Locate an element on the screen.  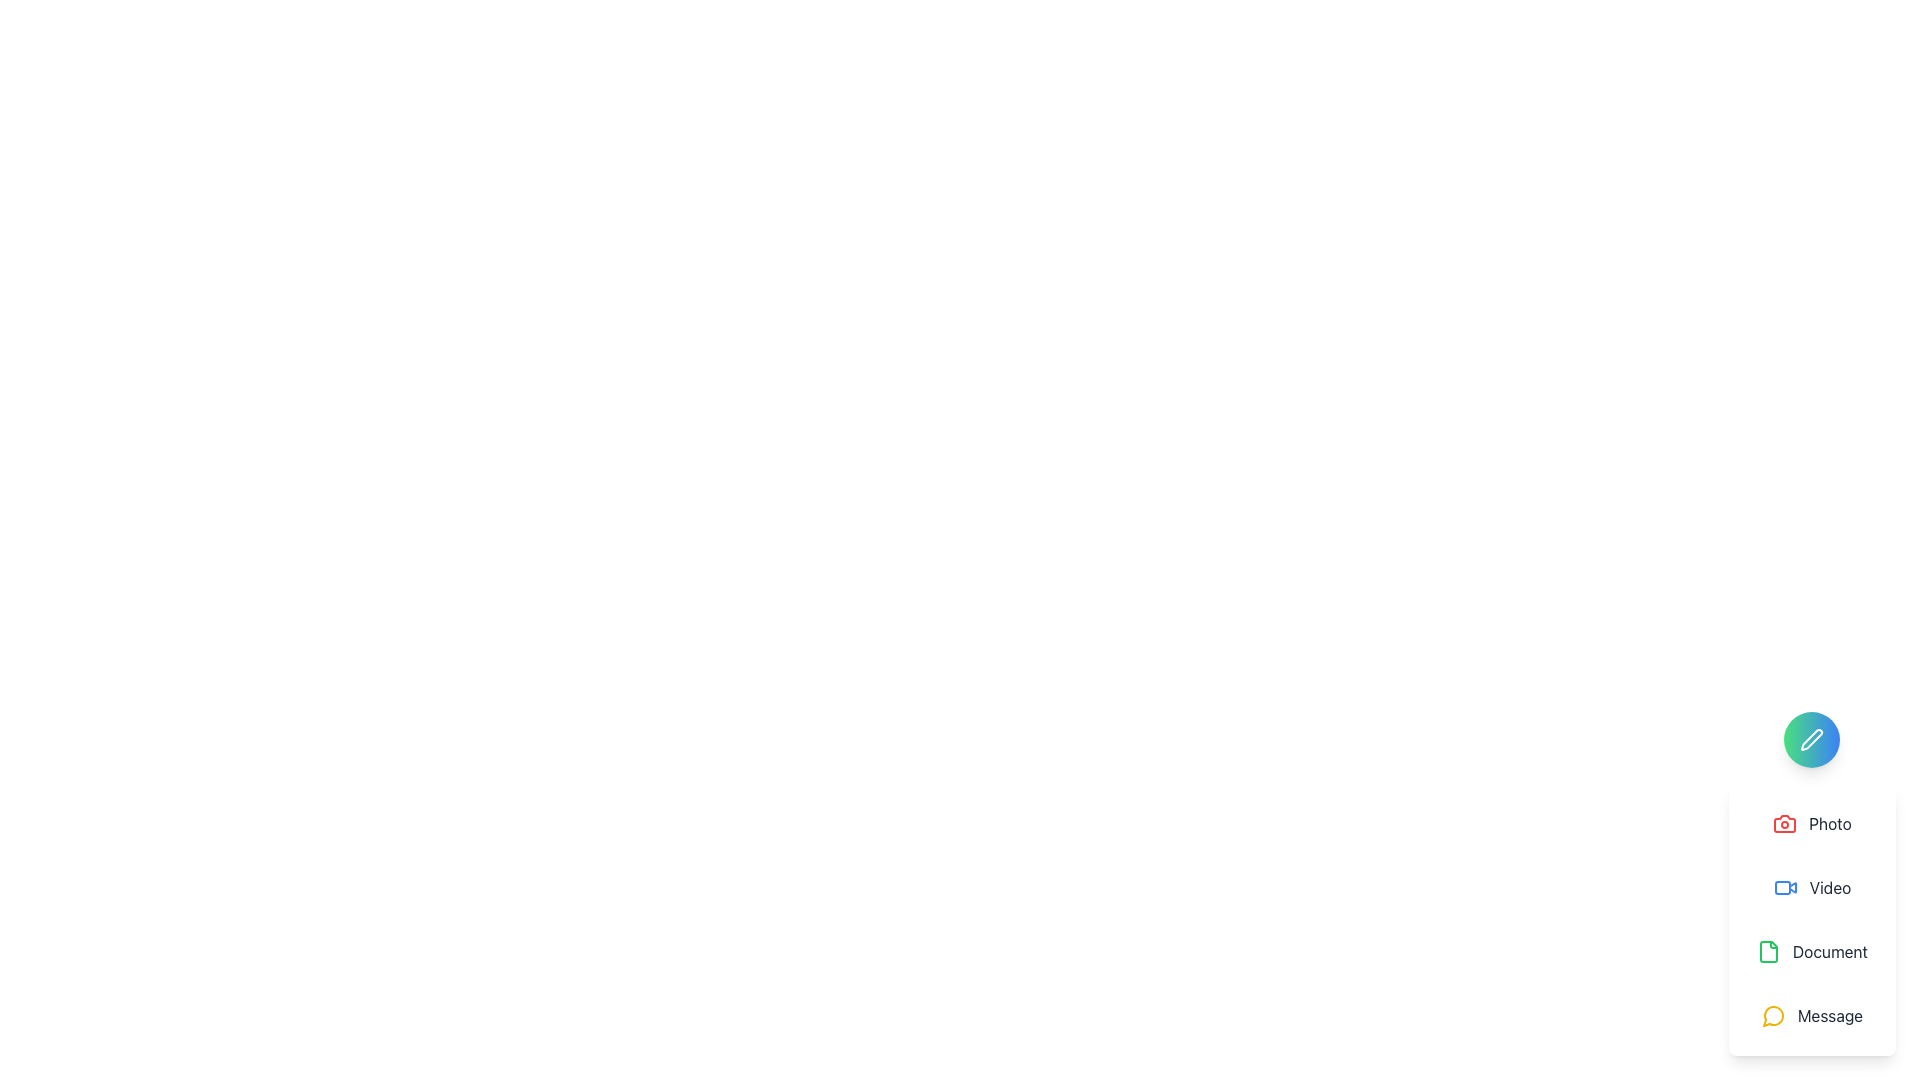
the blue video camera icon located to the left of the 'Video' text in the menu is located at coordinates (1785, 886).